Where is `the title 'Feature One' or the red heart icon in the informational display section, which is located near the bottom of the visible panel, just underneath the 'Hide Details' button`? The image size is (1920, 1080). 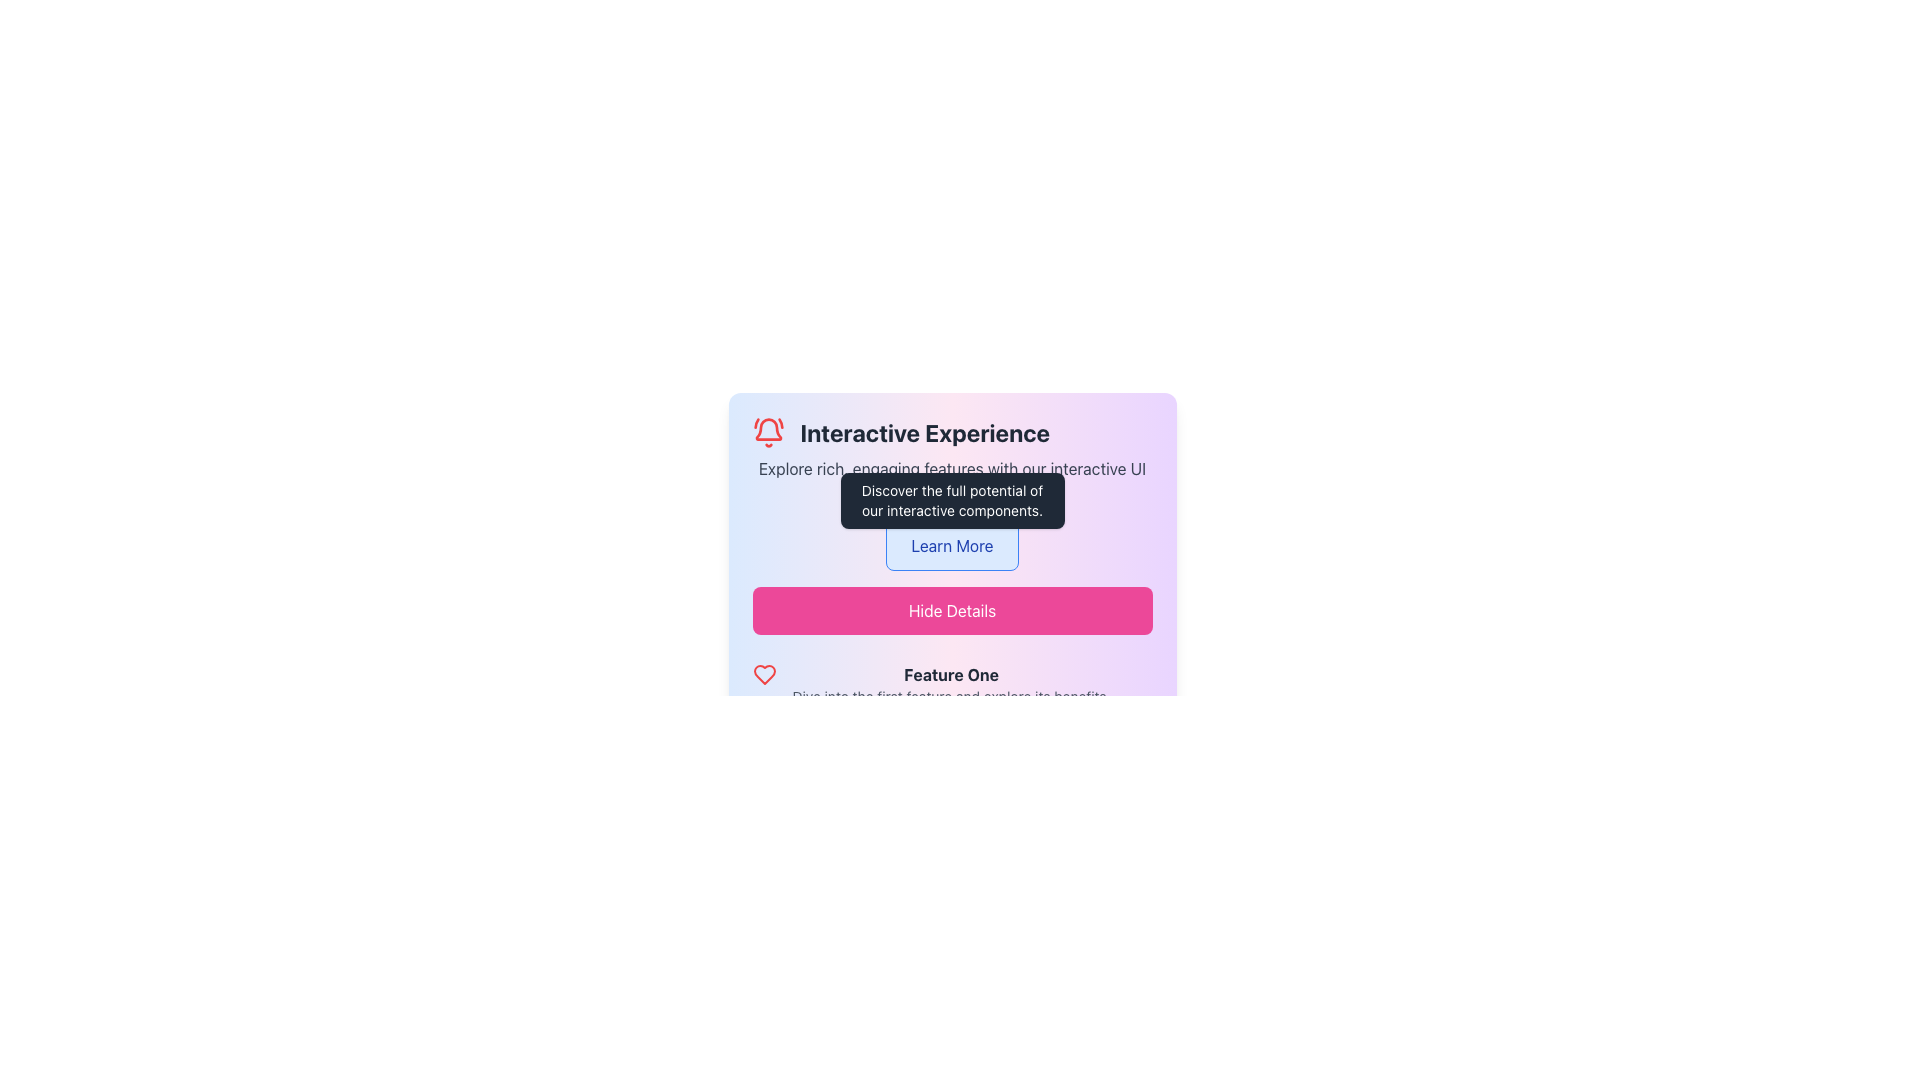 the title 'Feature One' or the red heart icon in the informational display section, which is located near the bottom of the visible panel, just underneath the 'Hide Details' button is located at coordinates (951, 684).